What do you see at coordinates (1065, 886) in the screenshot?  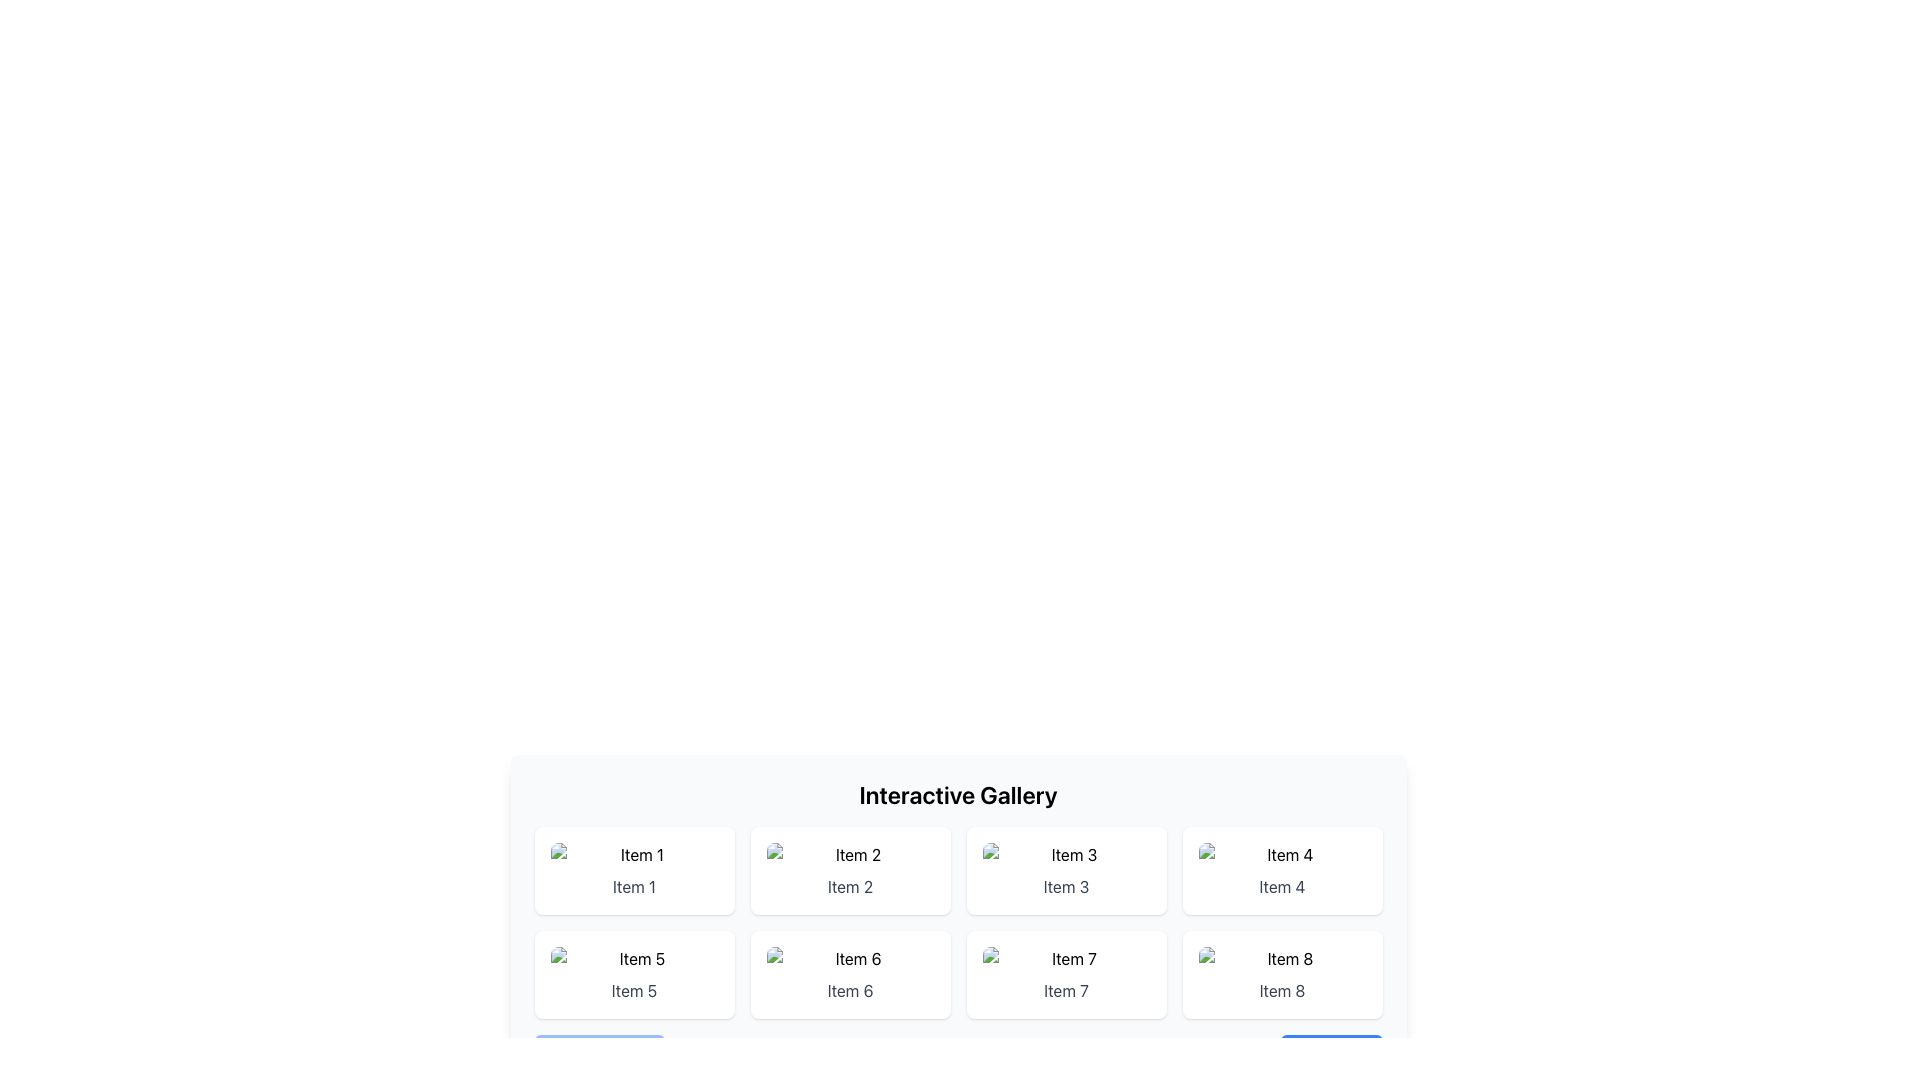 I see `the Text Label located in the top row, third column of the grid layout, which provides descriptive text for the associated image labeled 'Item 3'` at bounding box center [1065, 886].